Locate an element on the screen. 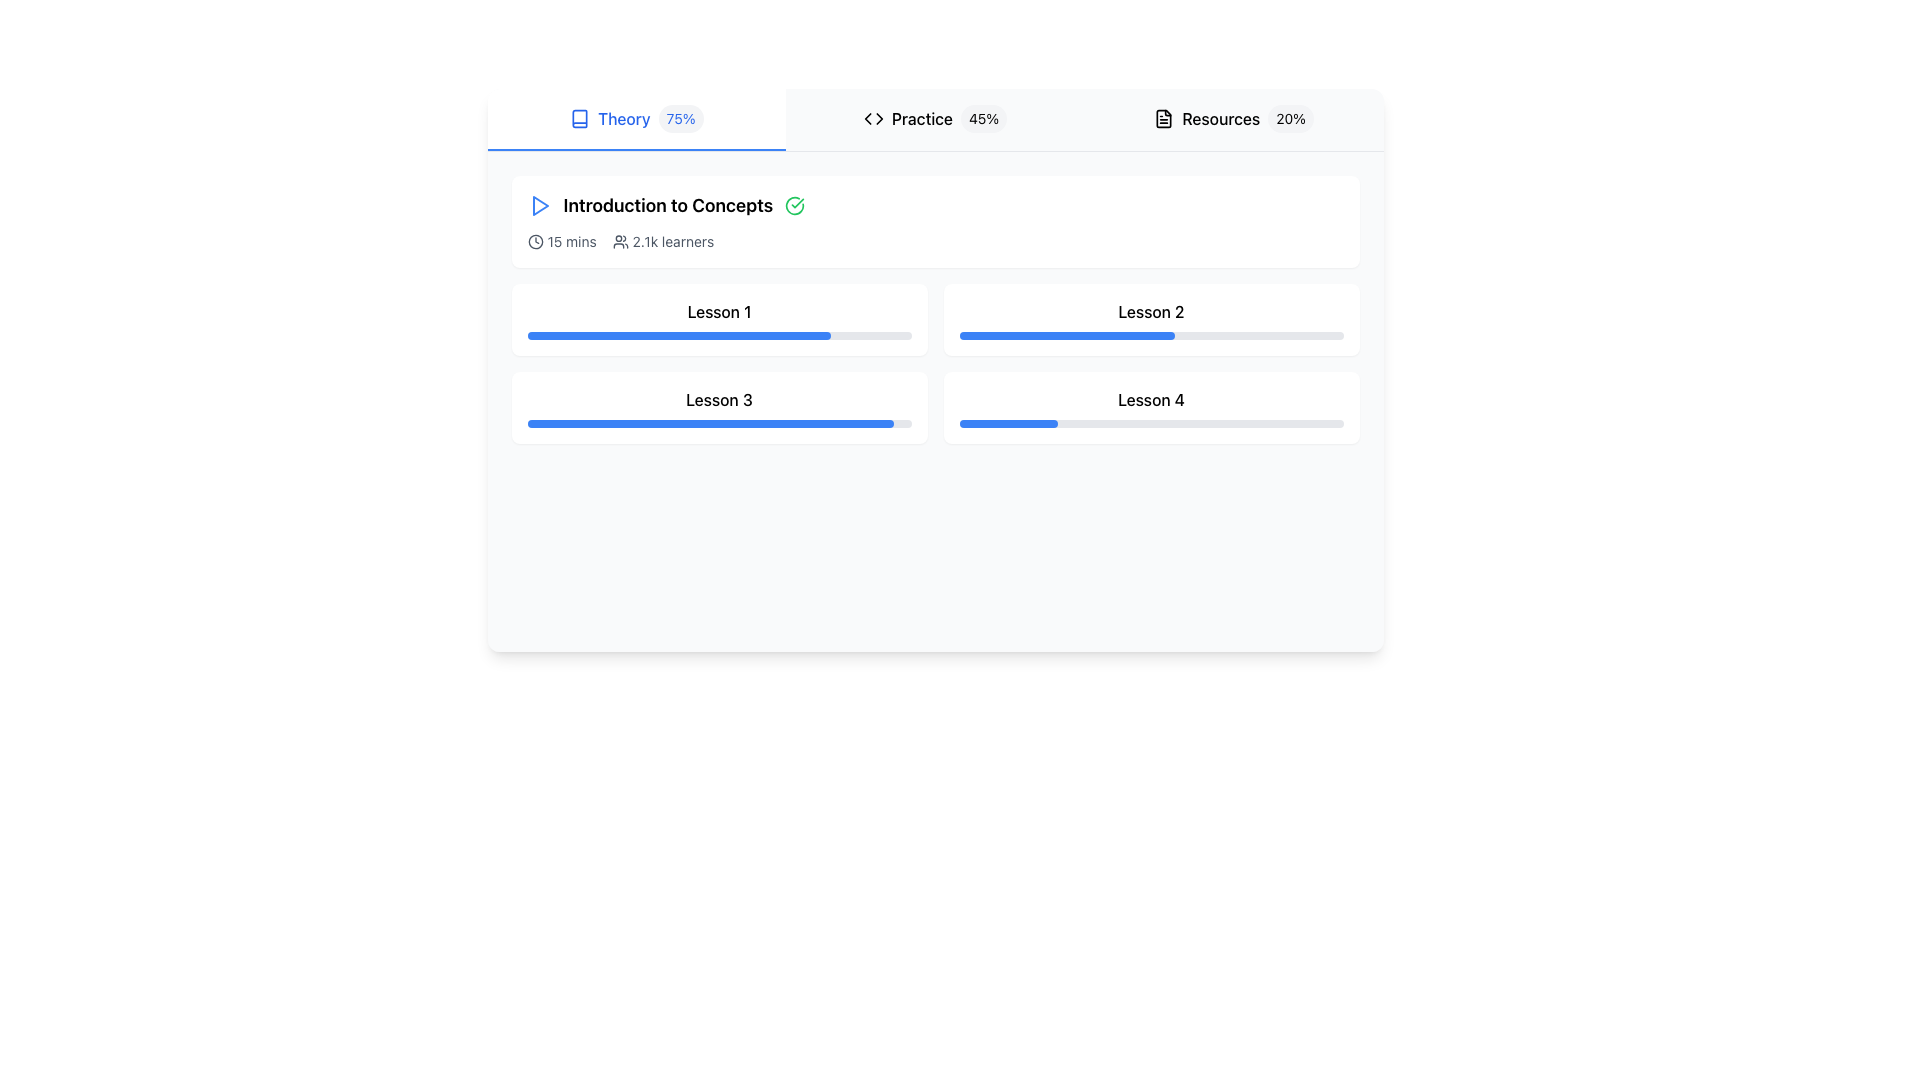  the blue progress bar located under 'Lesson 2' in the second row of the grid layout, which is approximately halfway filled within its gray background is located at coordinates (1066, 334).